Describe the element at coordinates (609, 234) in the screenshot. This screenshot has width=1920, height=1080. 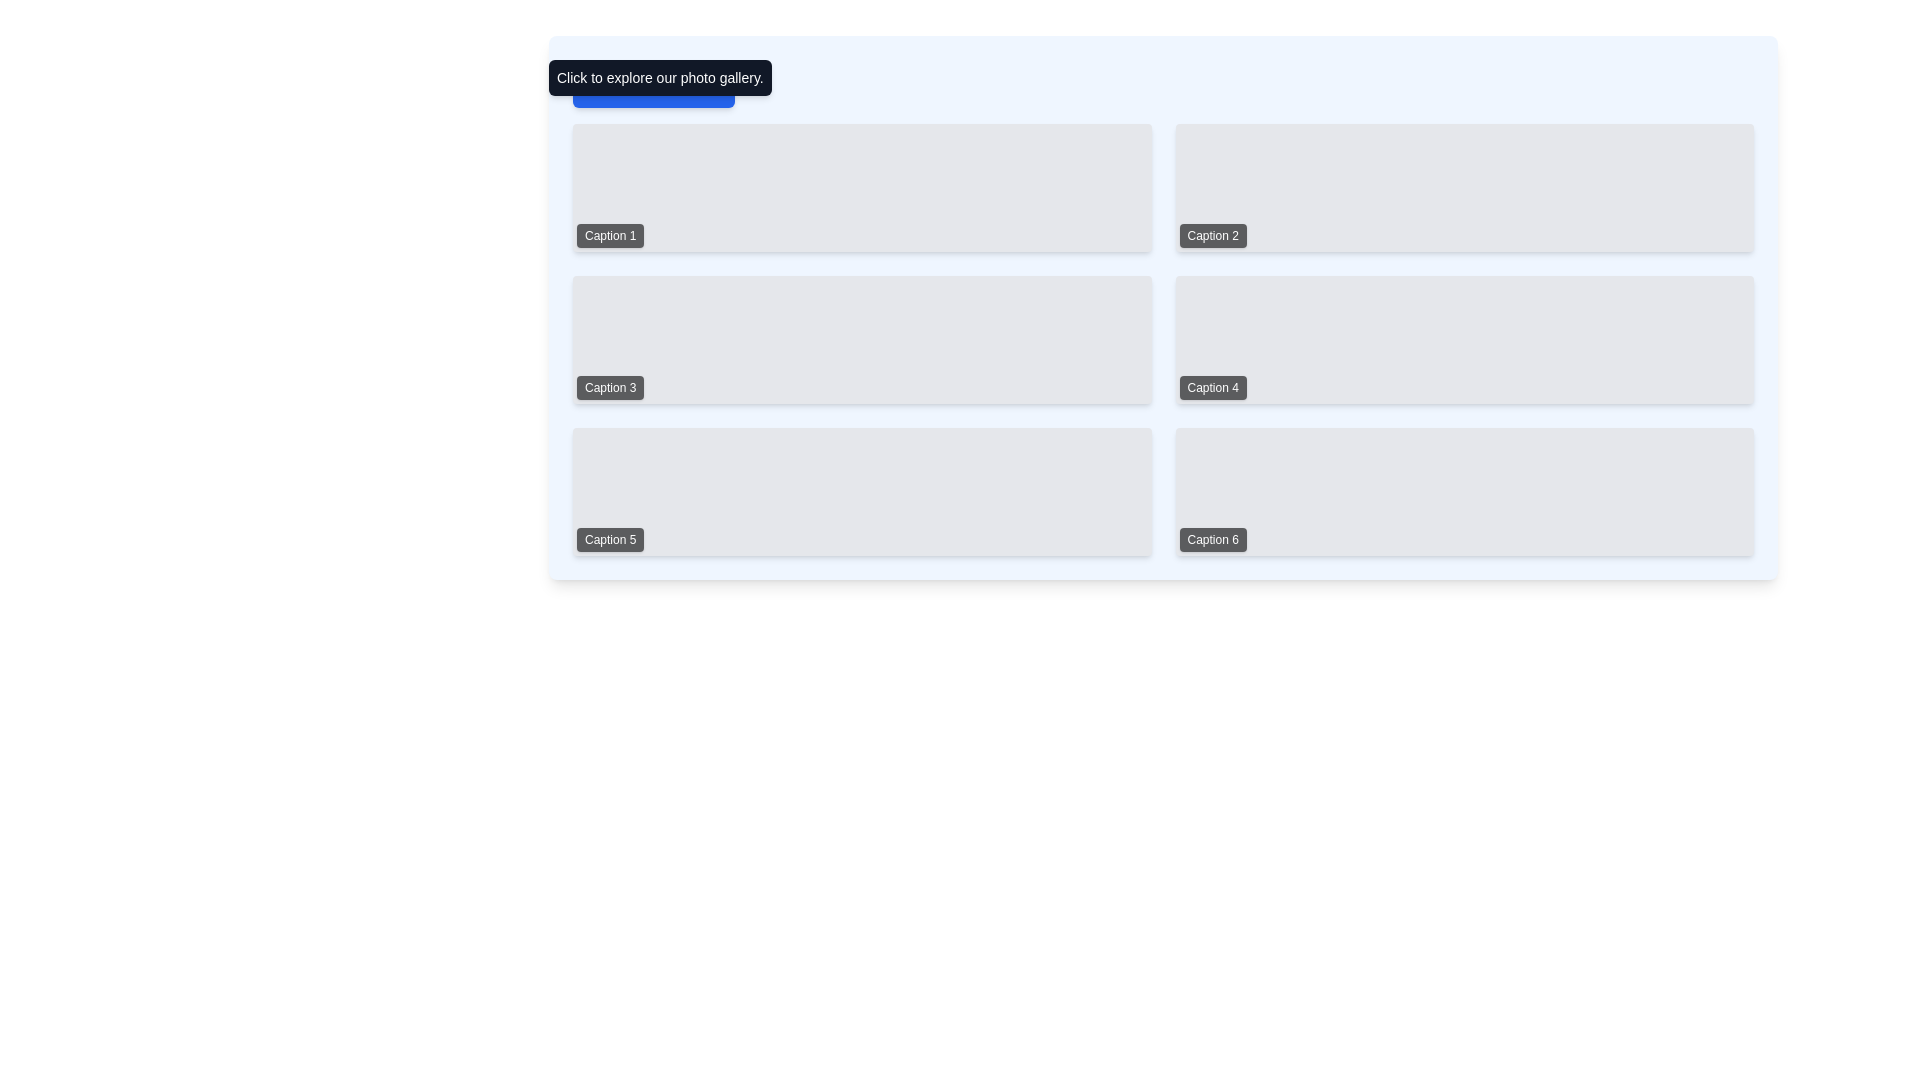
I see `the Text label element containing the text 'Caption 1', which has a black background with 60% opacity and white text, located at the bottom-left corner of a rectangular section in the top-left quadrant of the interface` at that location.